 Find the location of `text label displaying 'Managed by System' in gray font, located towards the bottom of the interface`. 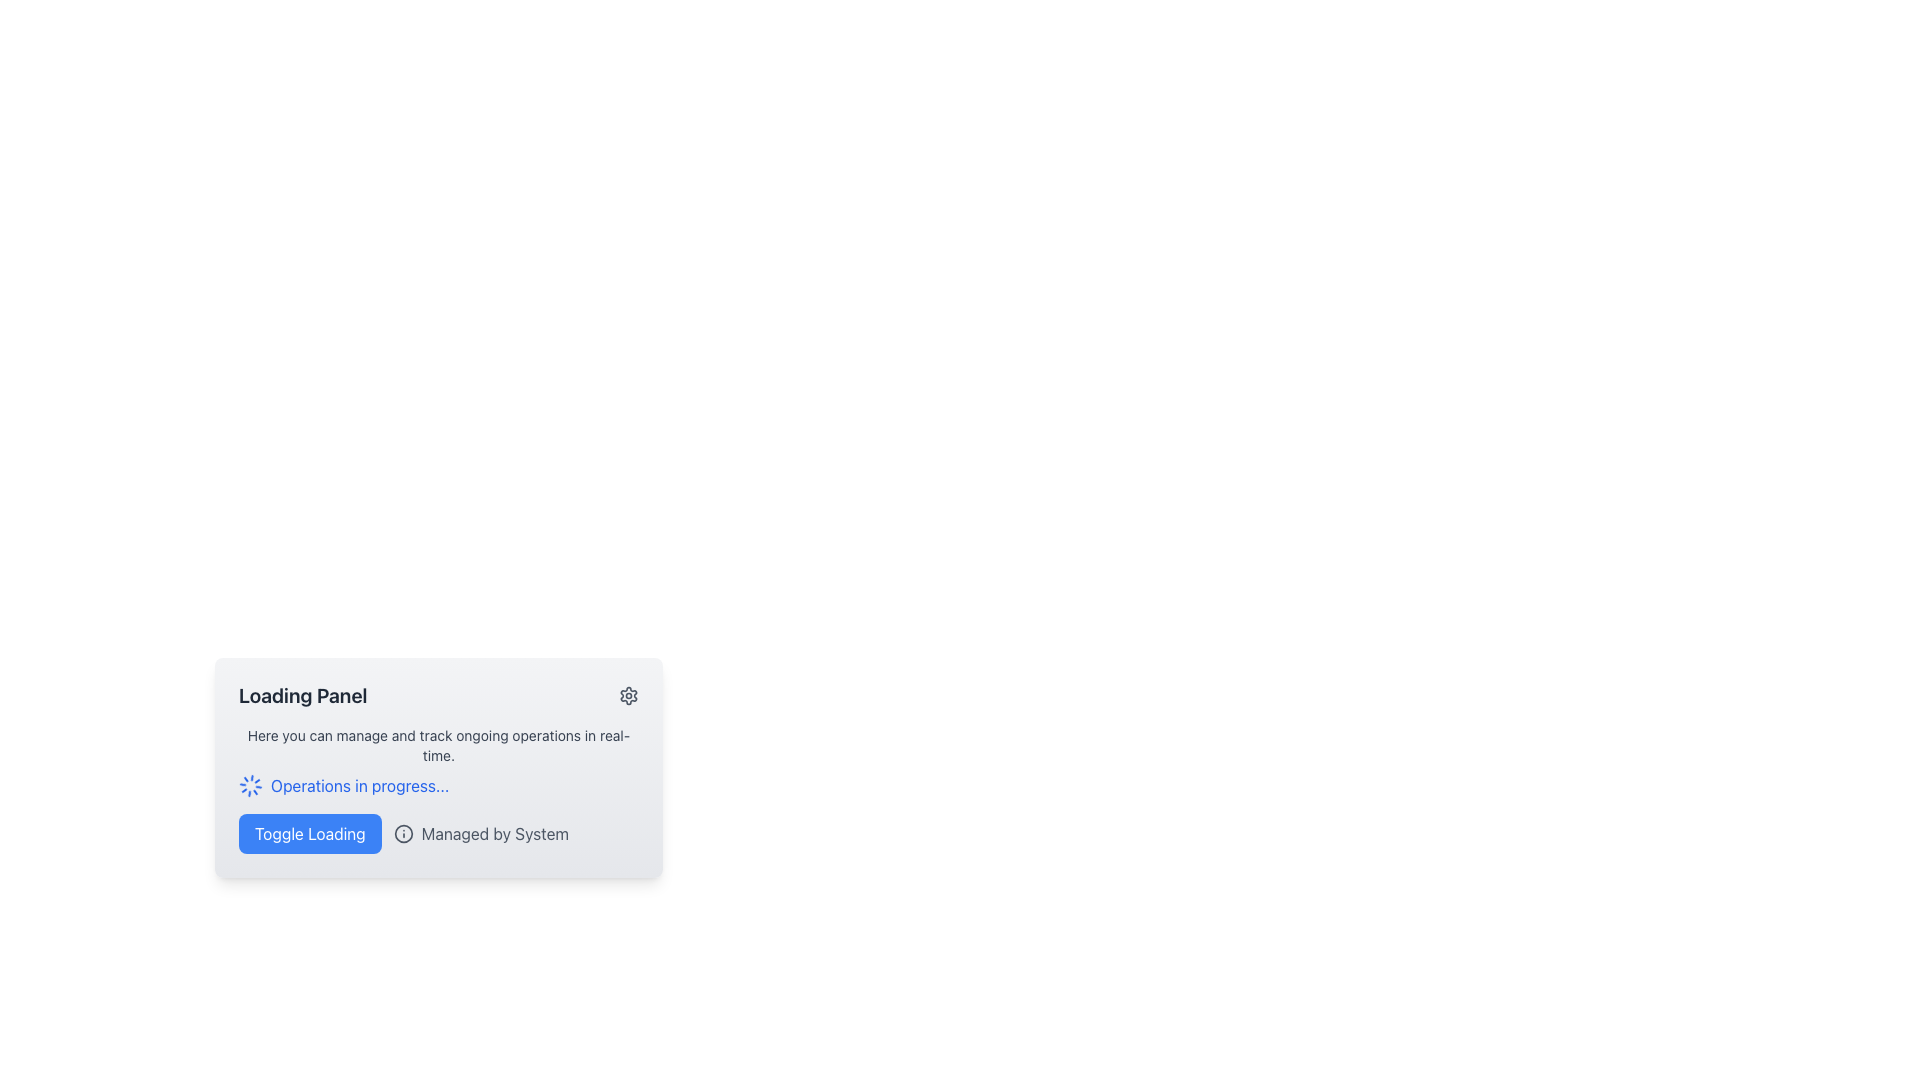

text label displaying 'Managed by System' in gray font, located towards the bottom of the interface is located at coordinates (495, 833).